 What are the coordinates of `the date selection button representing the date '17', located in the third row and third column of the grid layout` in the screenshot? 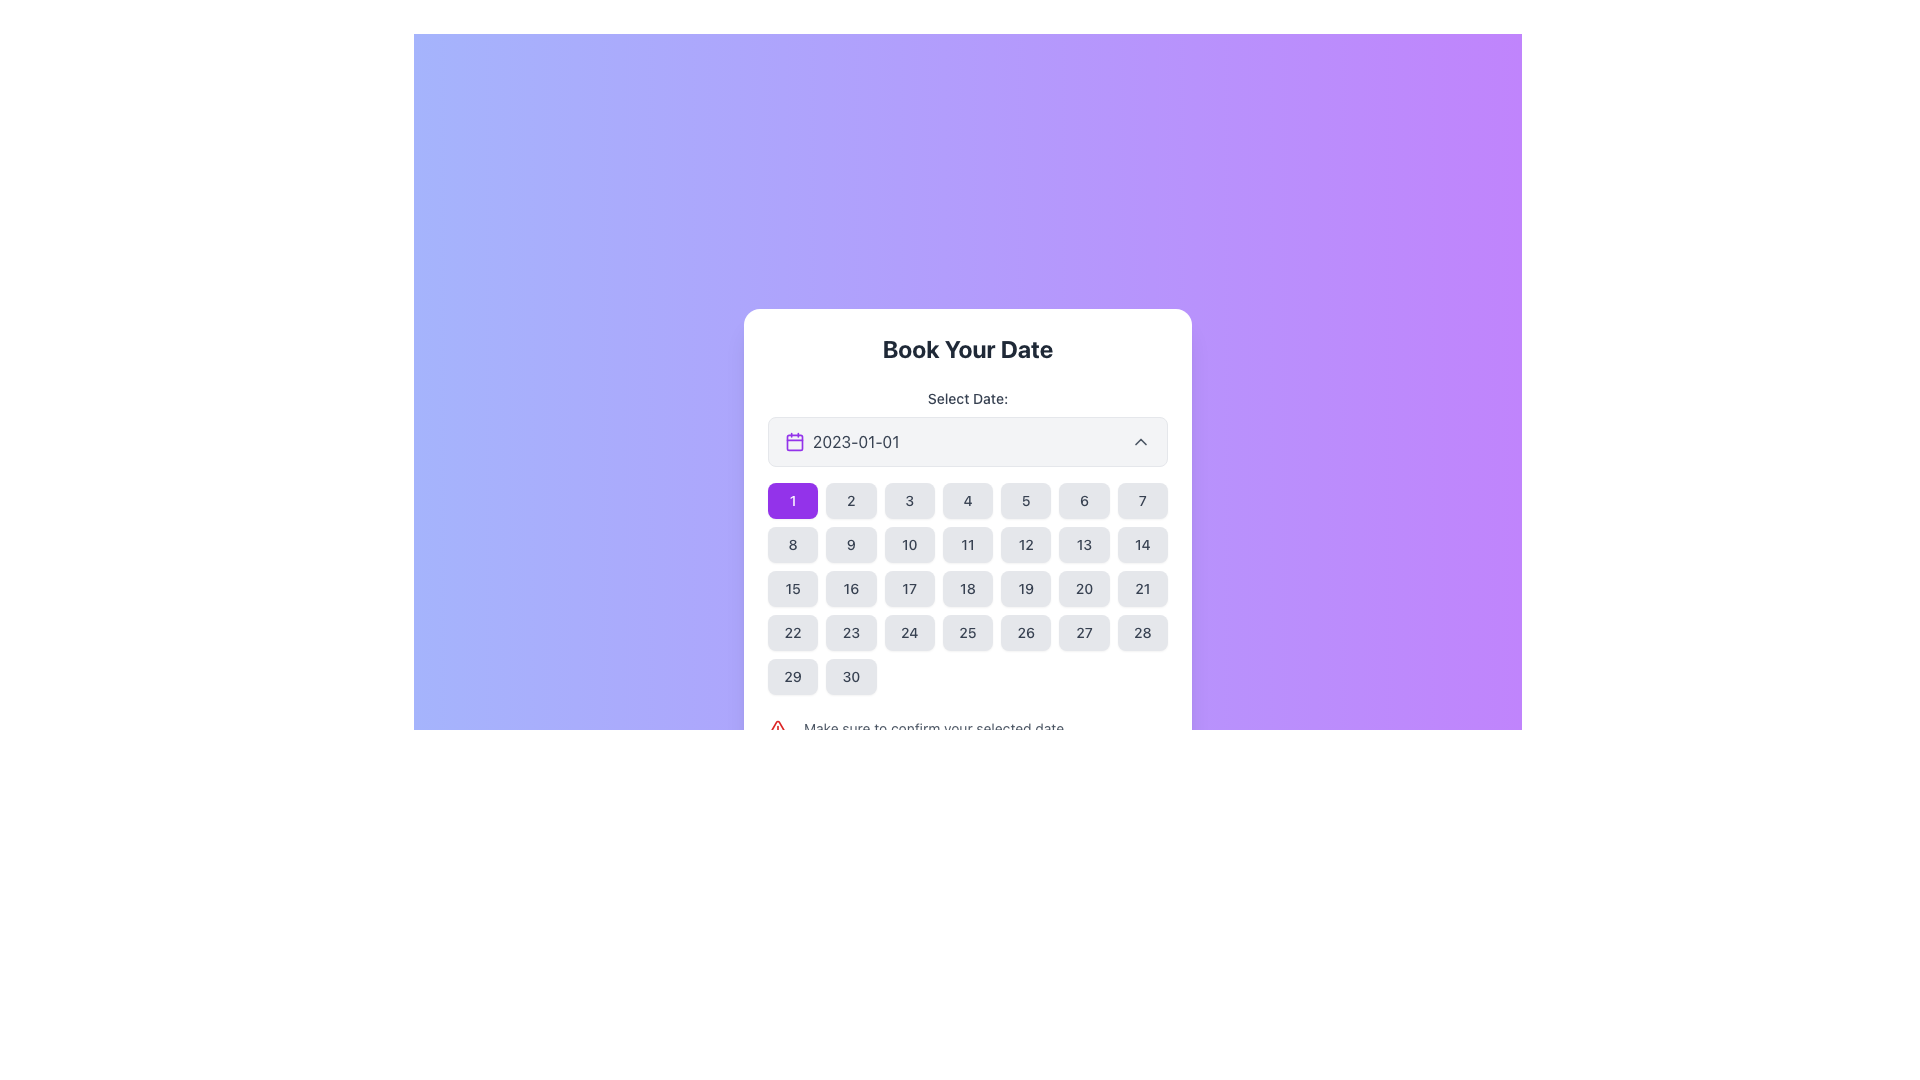 It's located at (908, 588).